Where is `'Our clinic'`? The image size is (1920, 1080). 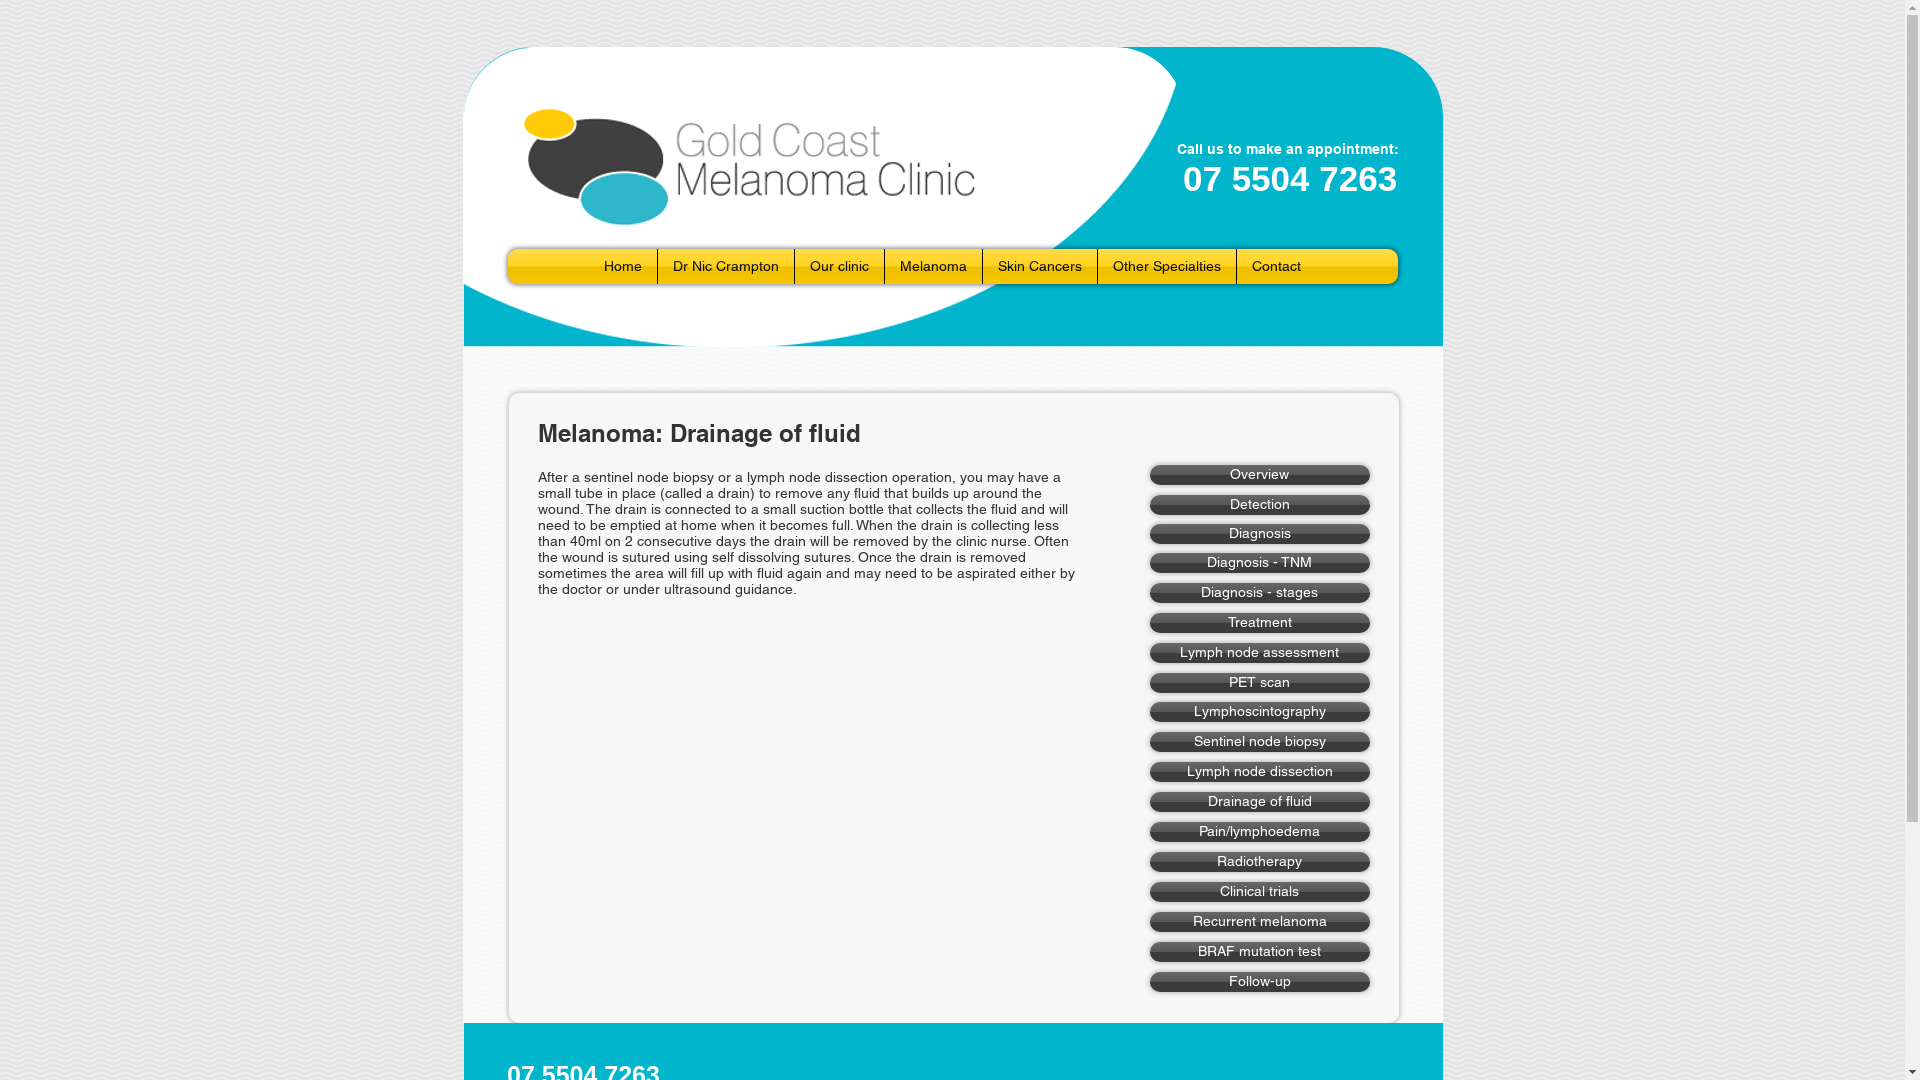 'Our clinic' is located at coordinates (794, 265).